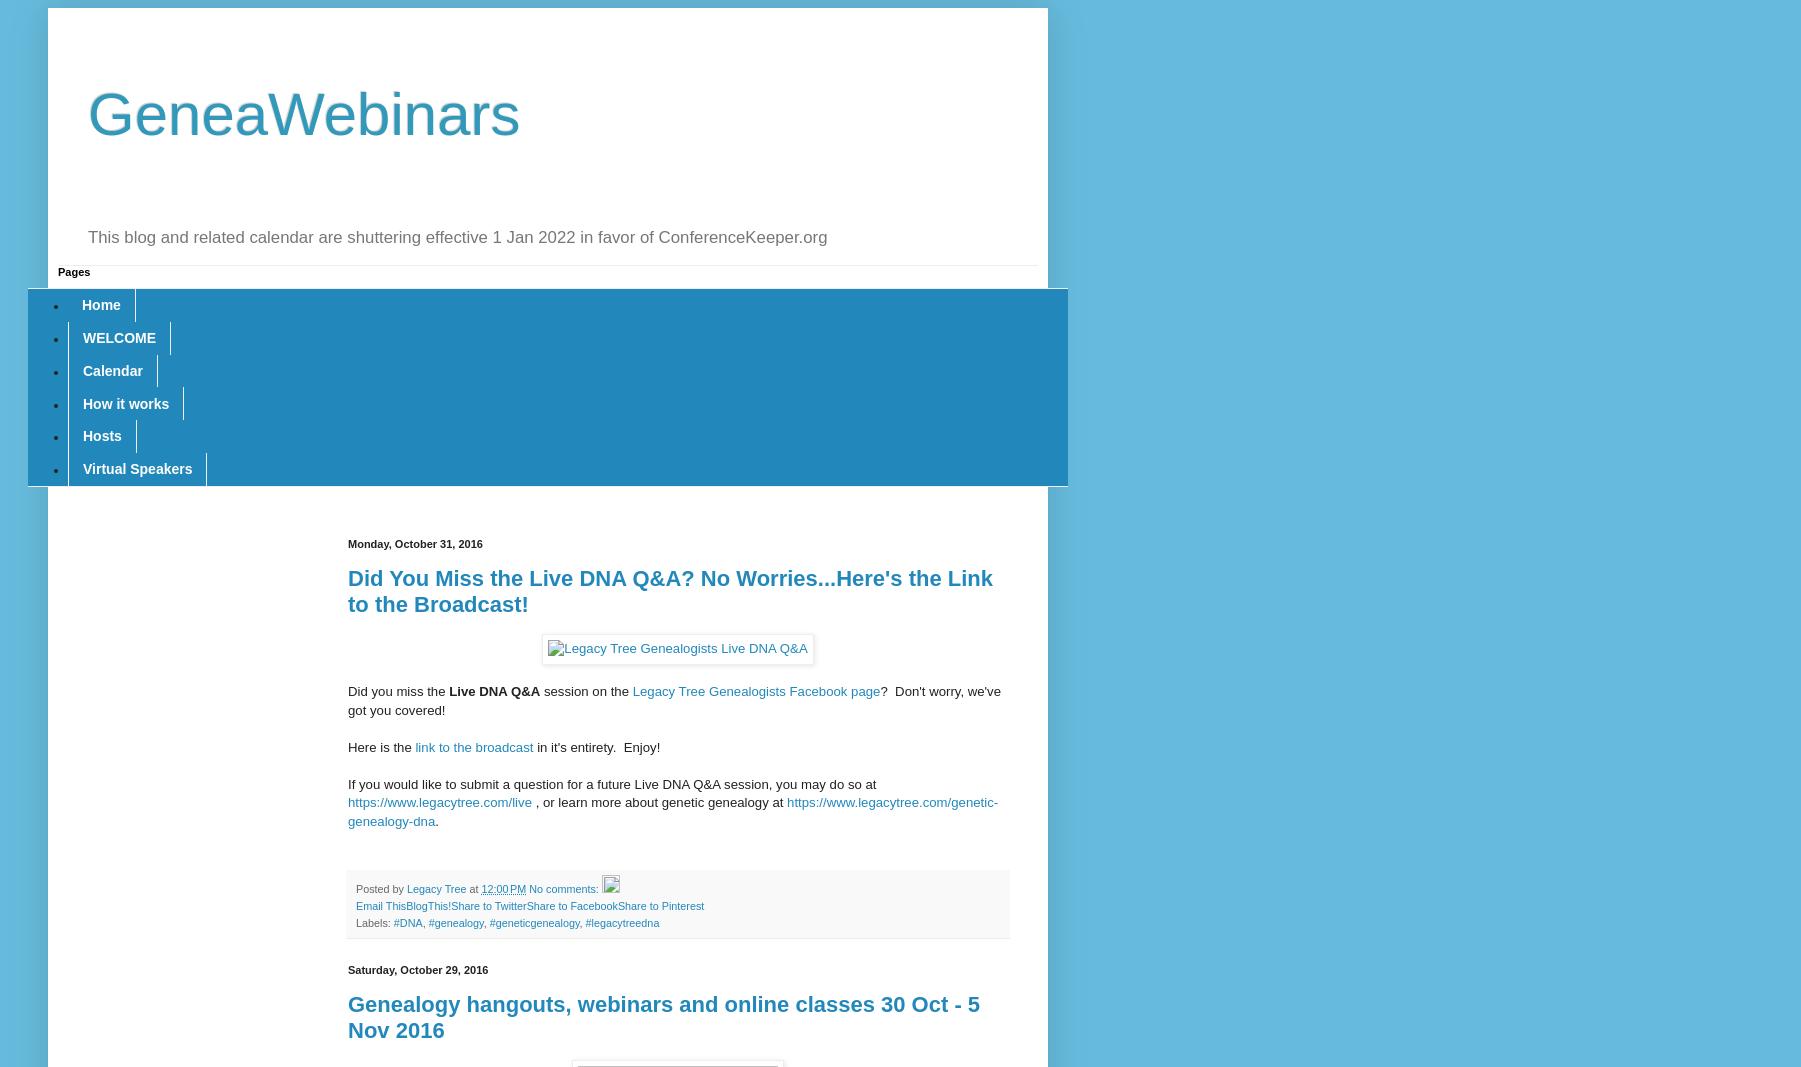  I want to click on 'Email This', so click(380, 905).